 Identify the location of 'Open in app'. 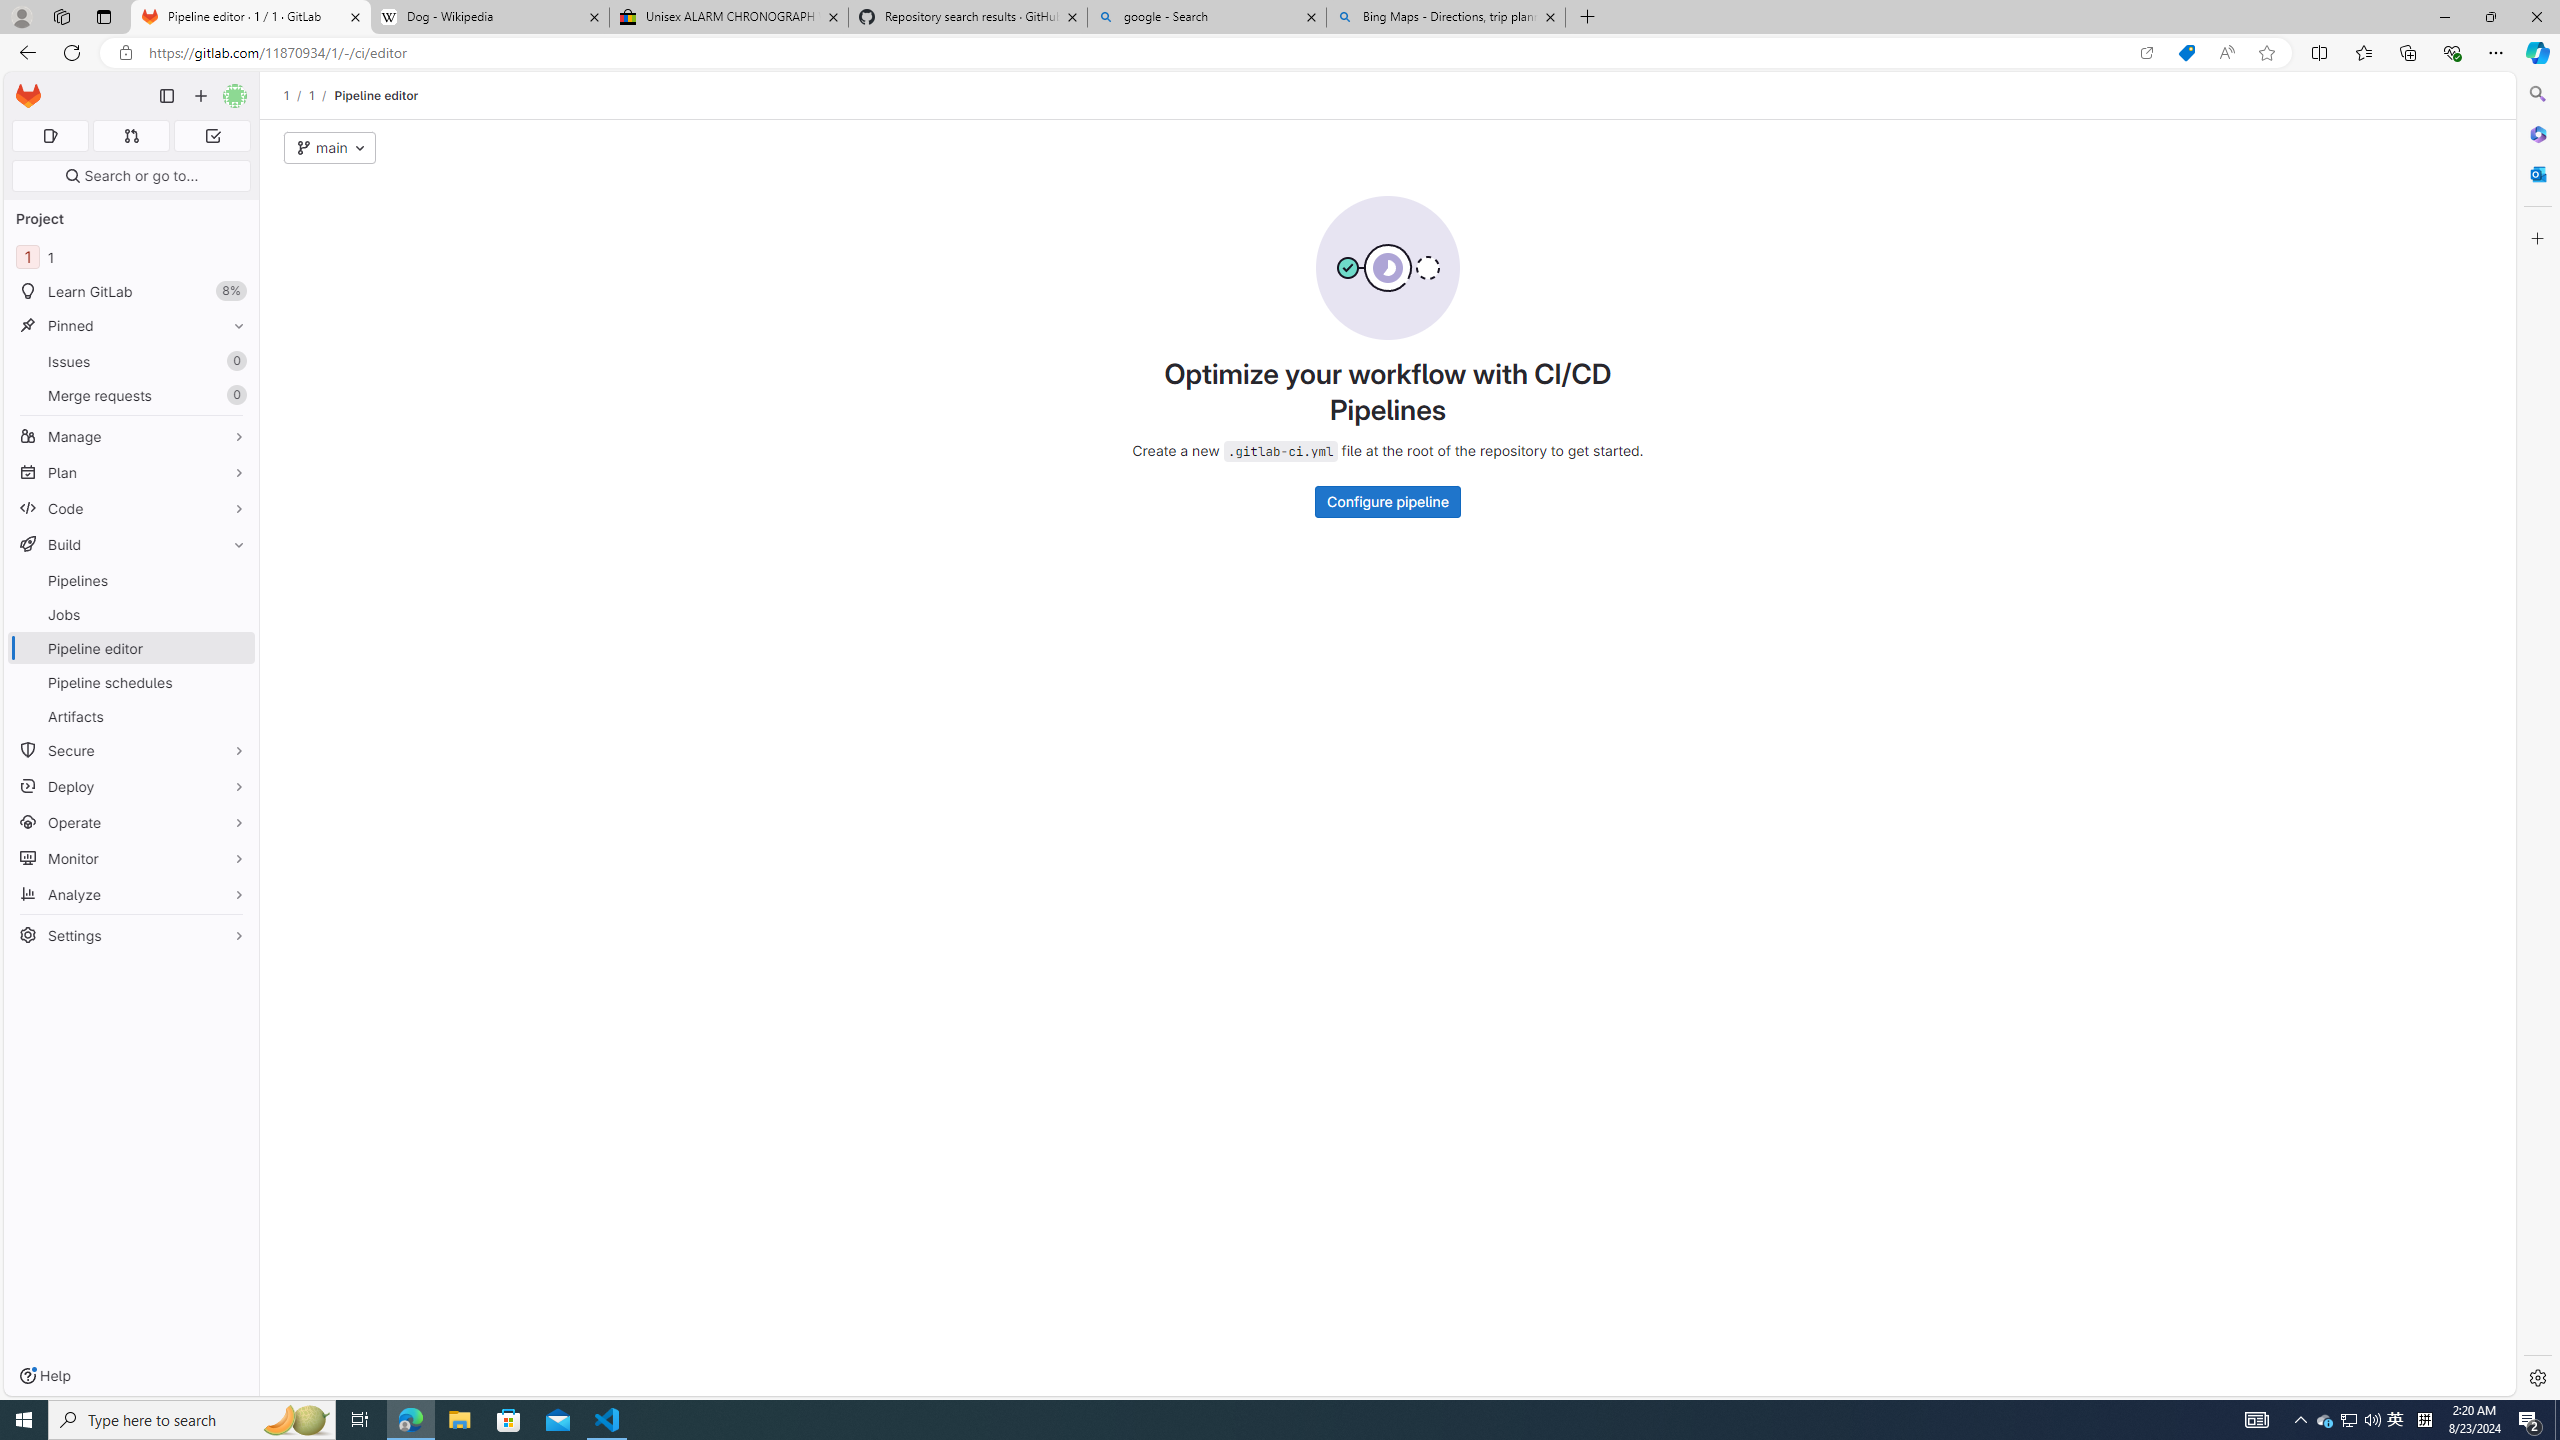
(2145, 53).